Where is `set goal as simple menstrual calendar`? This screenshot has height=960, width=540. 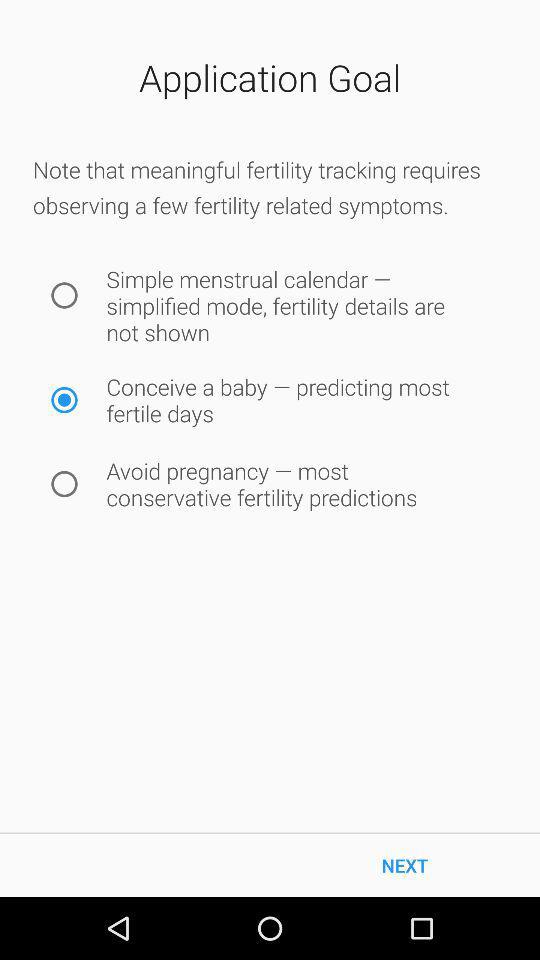 set goal as simple menstrual calendar is located at coordinates (64, 294).